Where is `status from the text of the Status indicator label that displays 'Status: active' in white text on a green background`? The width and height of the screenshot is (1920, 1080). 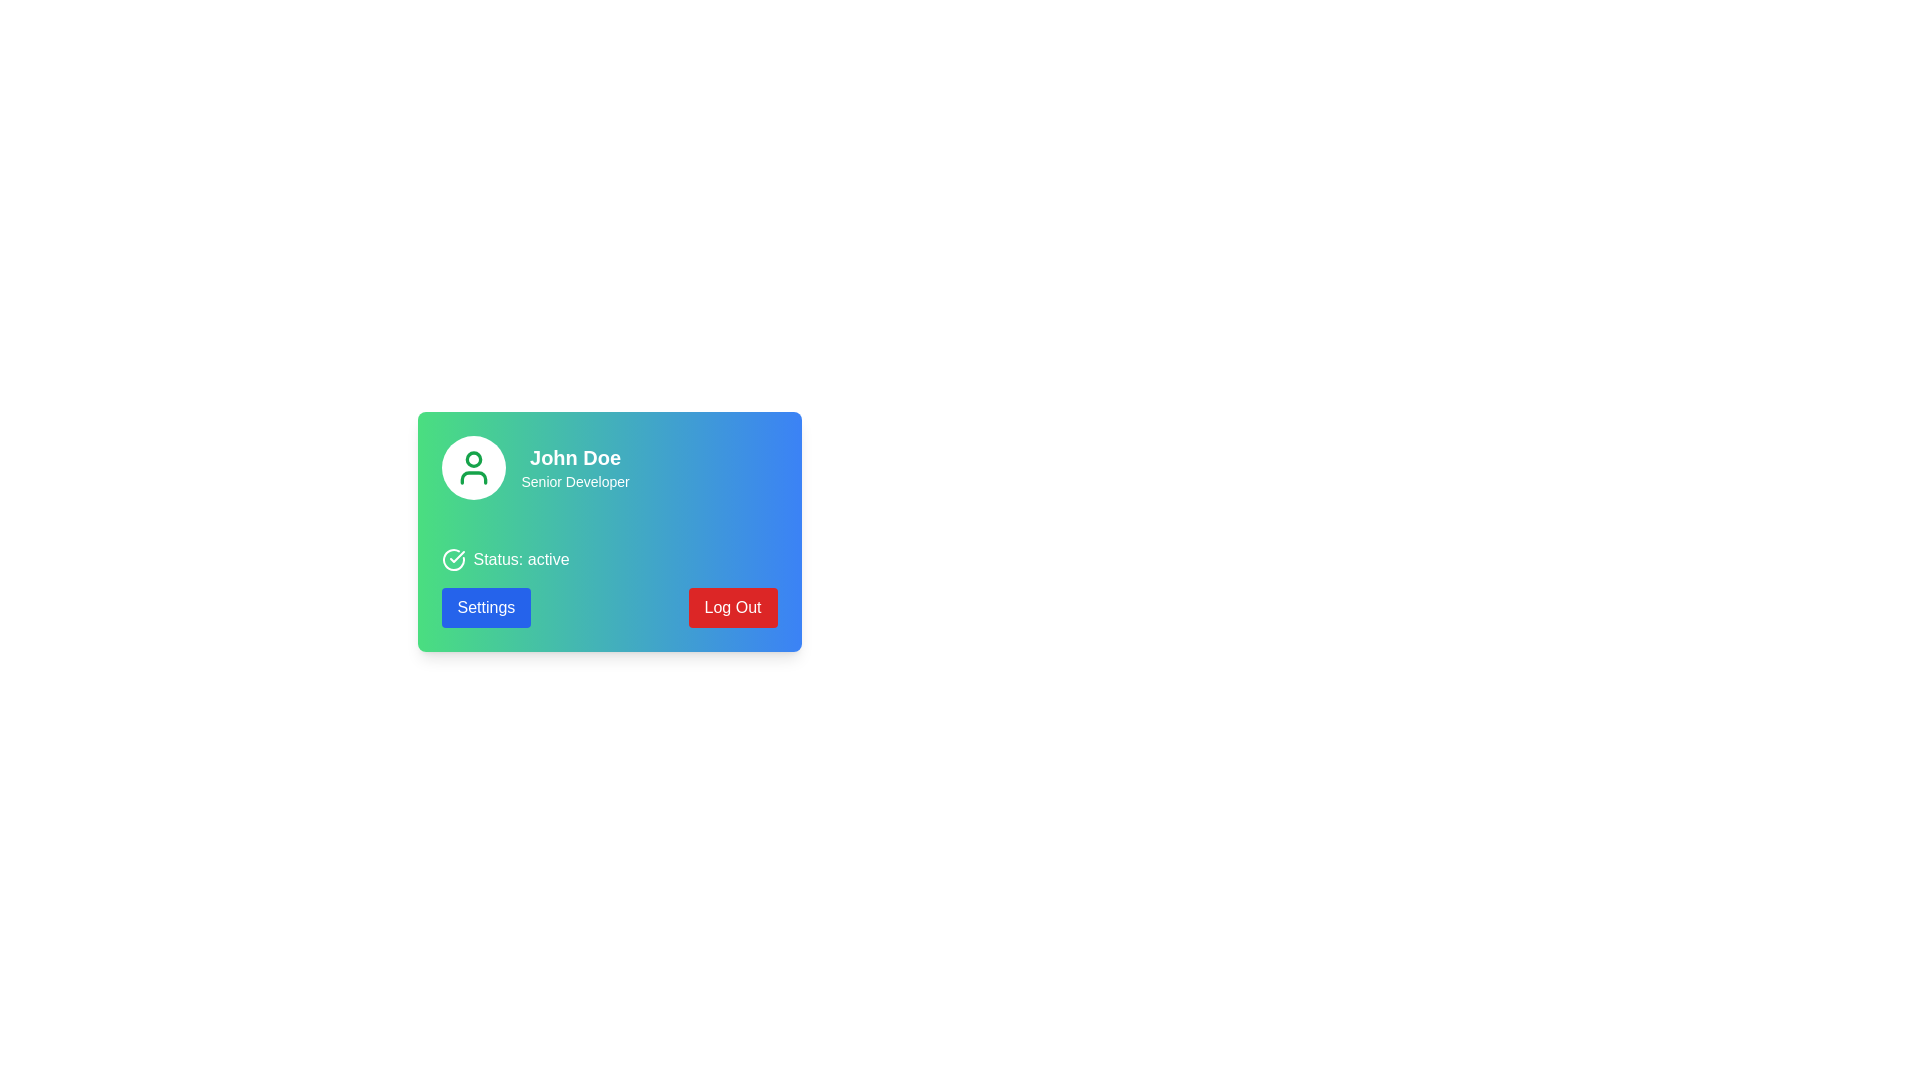 status from the text of the Status indicator label that displays 'Status: active' in white text on a green background is located at coordinates (521, 559).